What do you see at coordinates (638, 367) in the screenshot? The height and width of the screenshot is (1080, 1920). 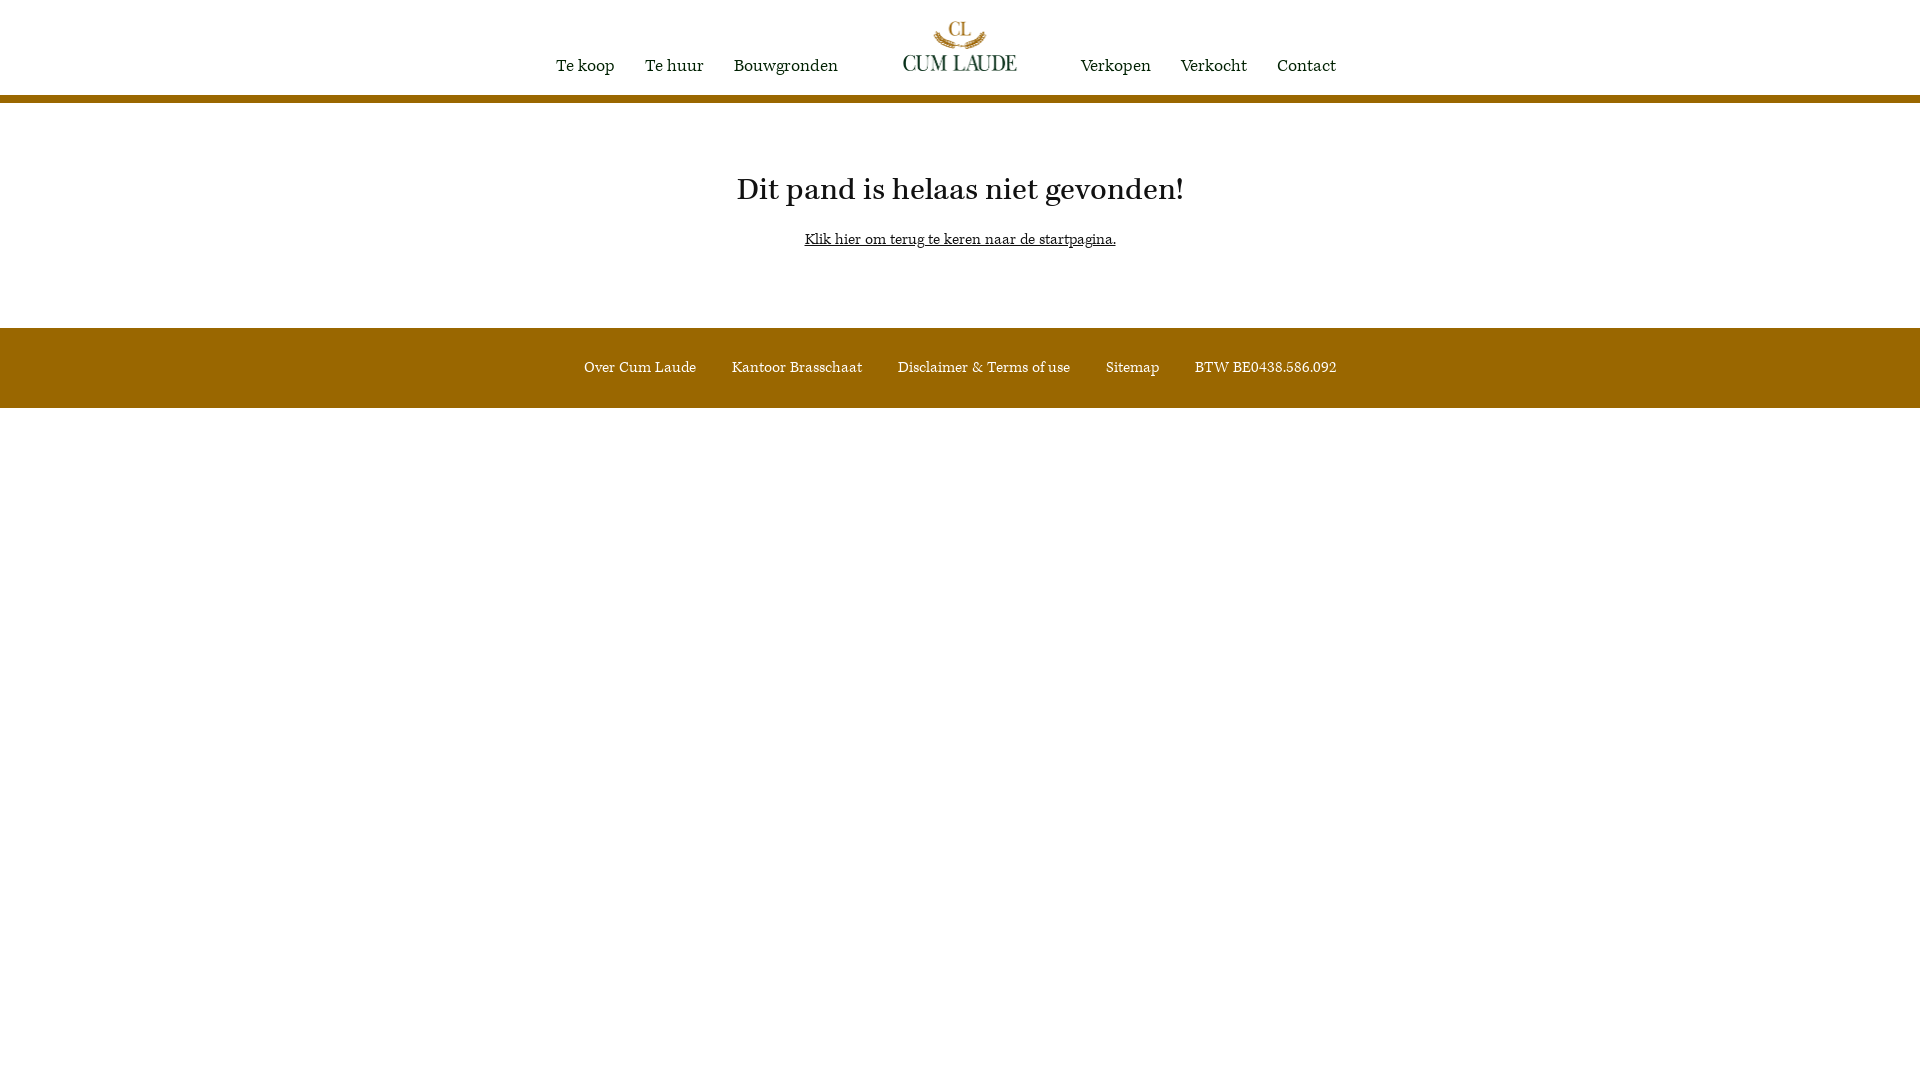 I see `'Over Cum Laude'` at bounding box center [638, 367].